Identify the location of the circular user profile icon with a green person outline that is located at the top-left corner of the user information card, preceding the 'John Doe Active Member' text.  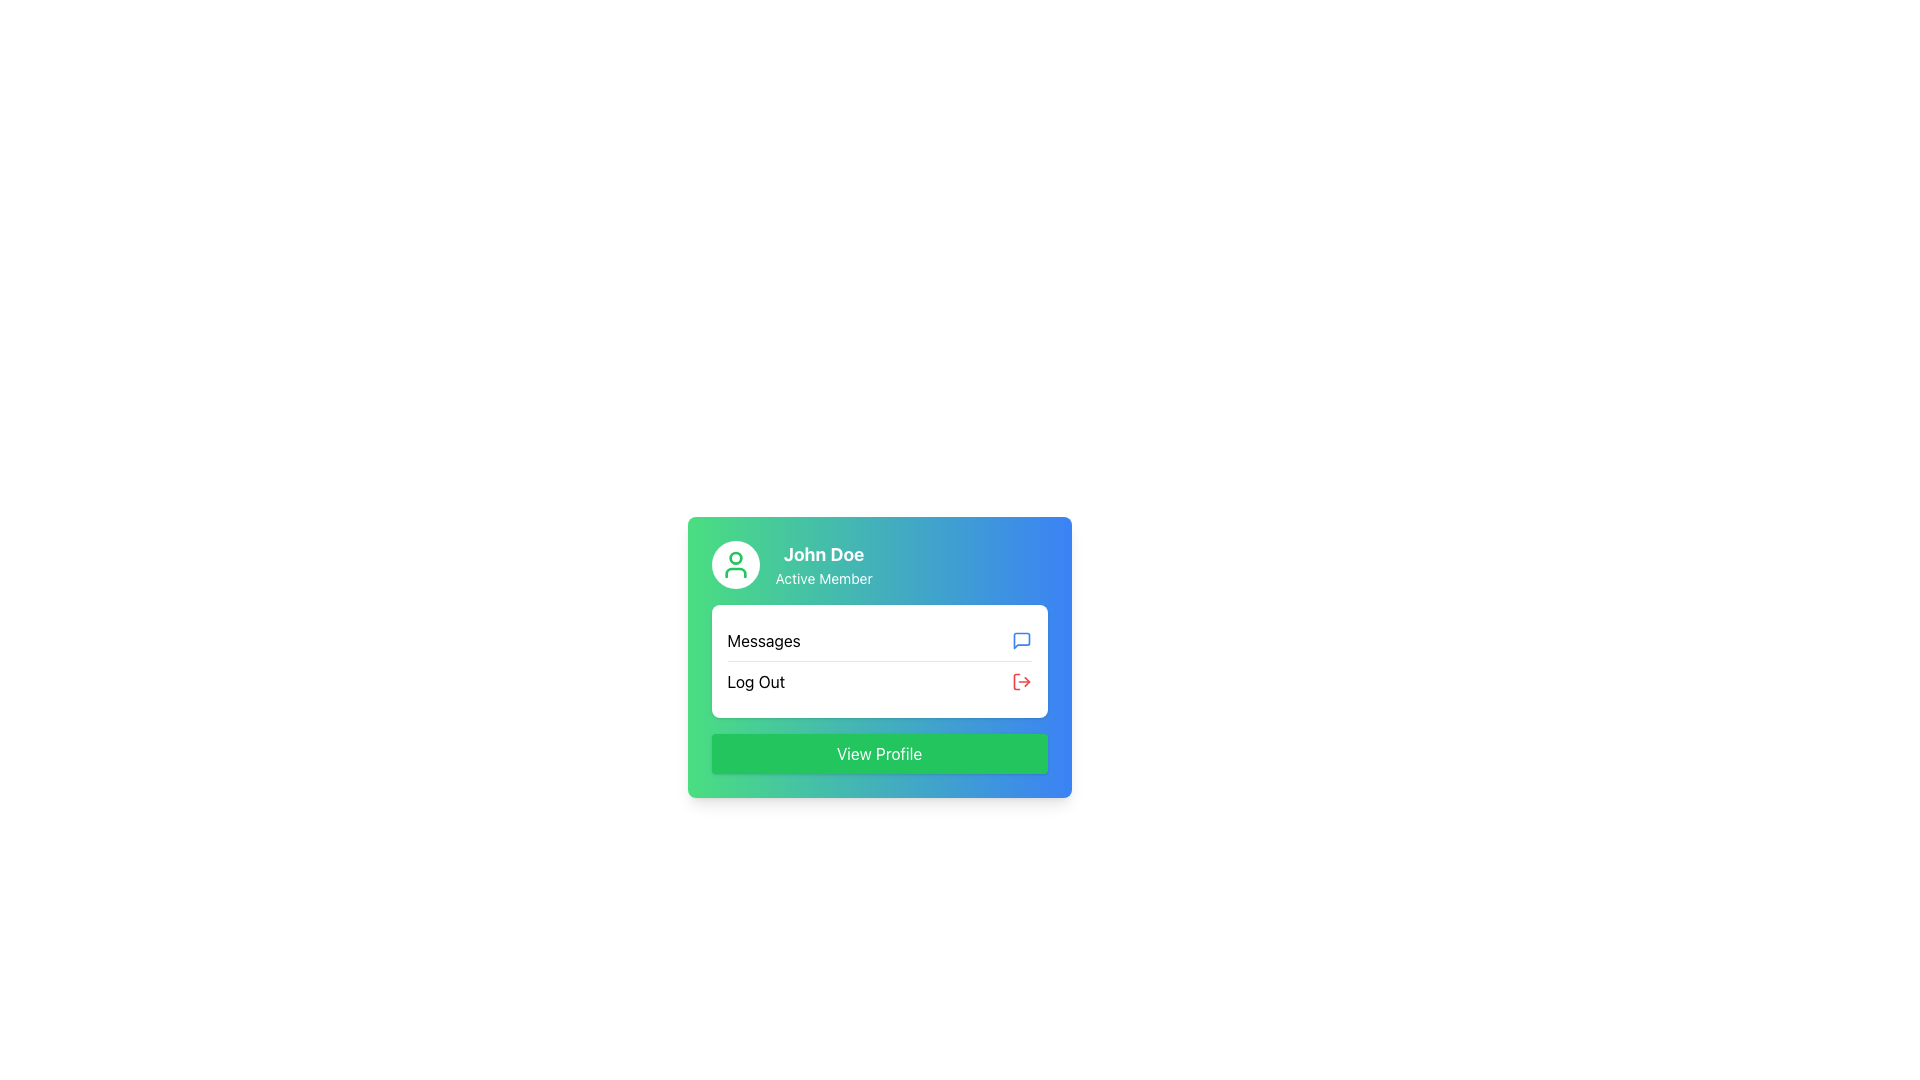
(734, 564).